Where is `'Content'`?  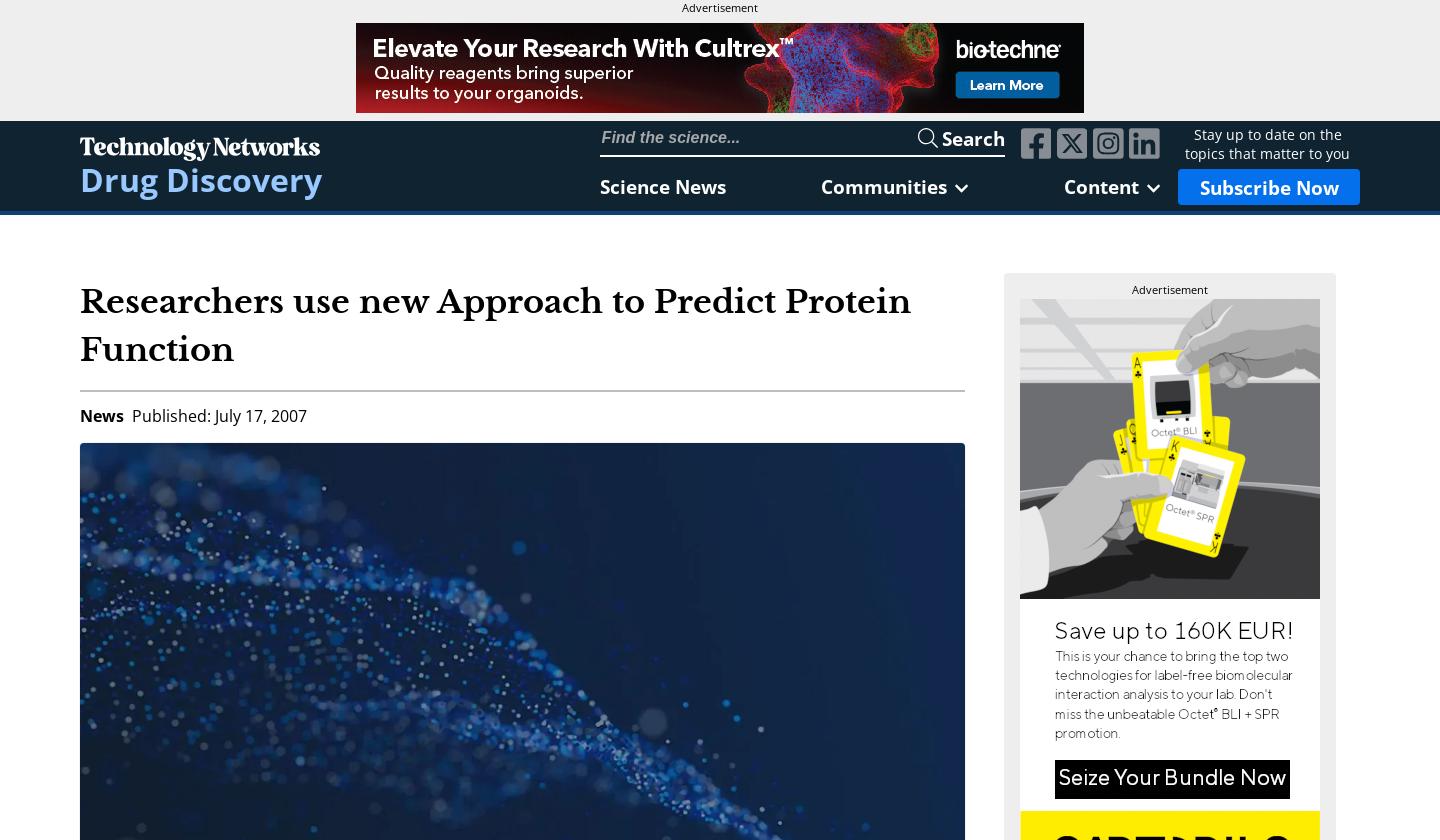 'Content' is located at coordinates (1099, 186).